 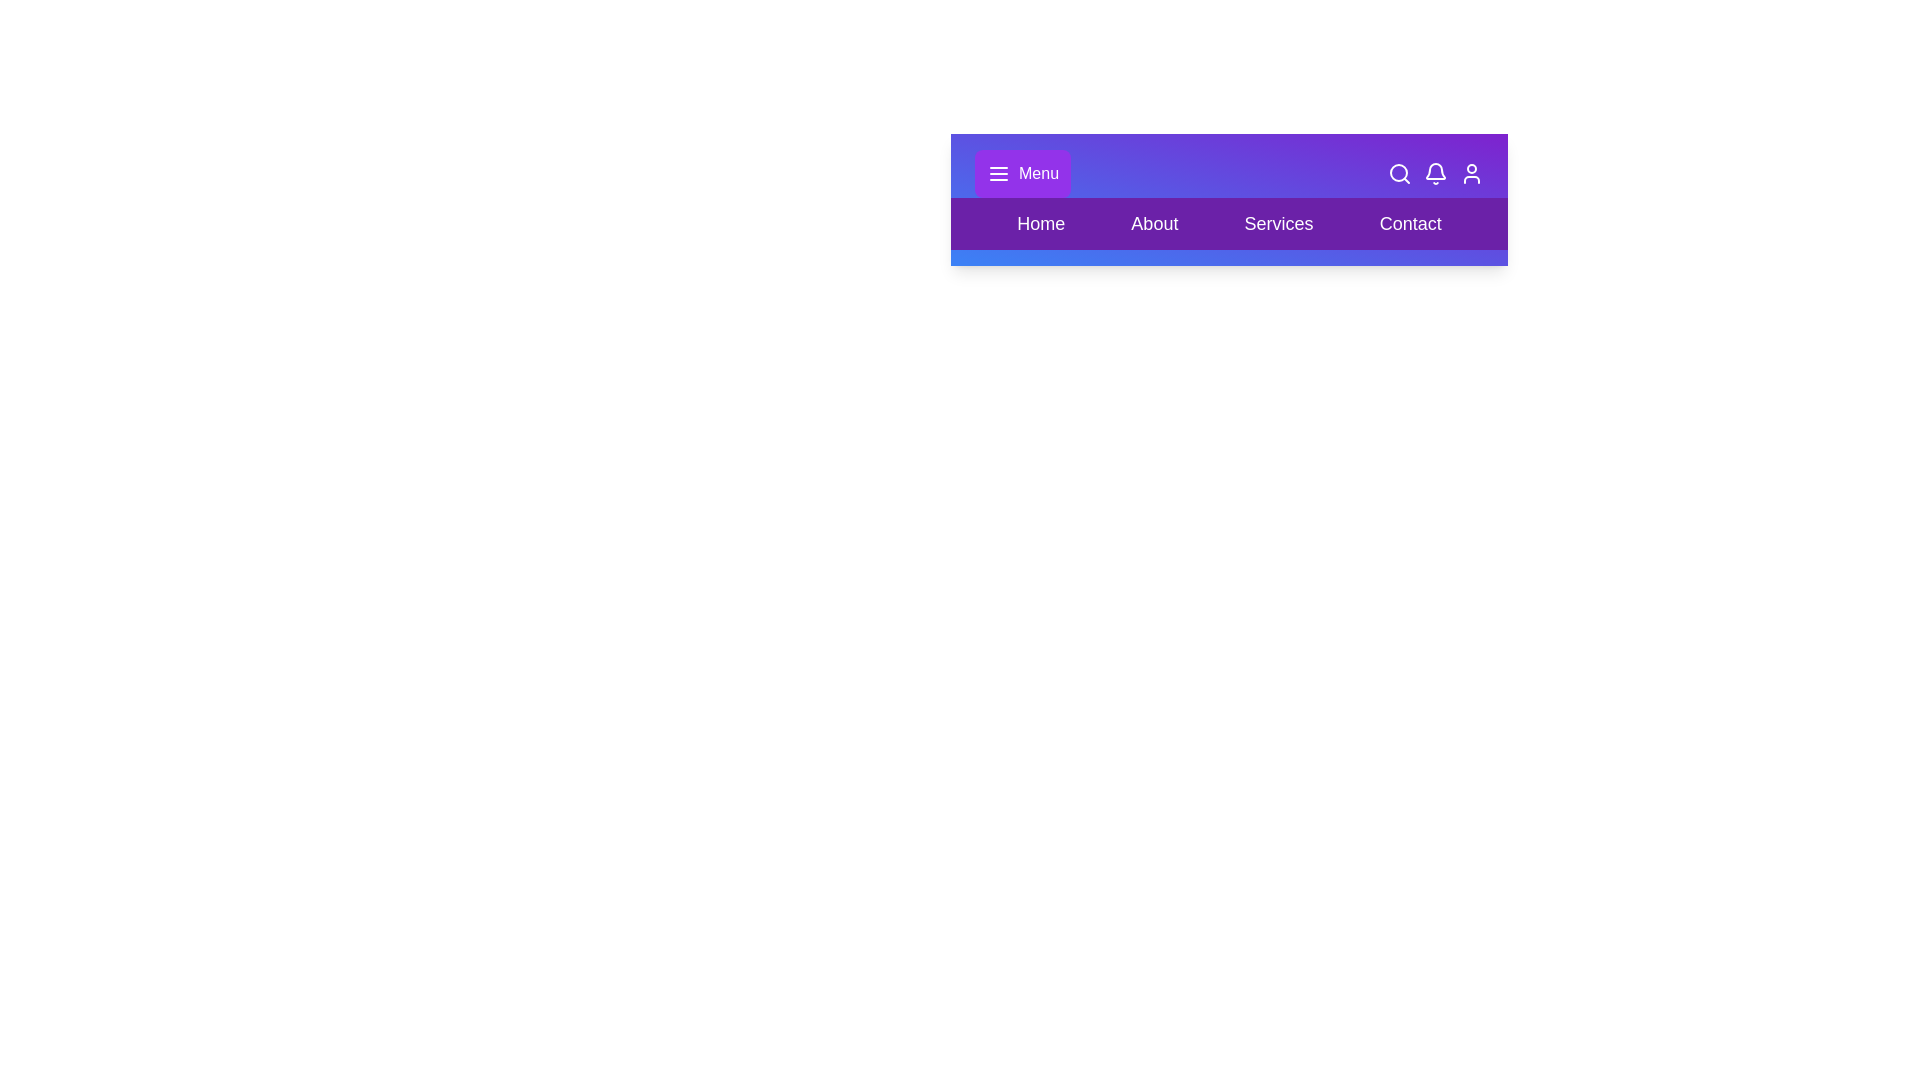 I want to click on 'Toggle Menu' button to toggle the visibility of the menu, so click(x=1022, y=172).